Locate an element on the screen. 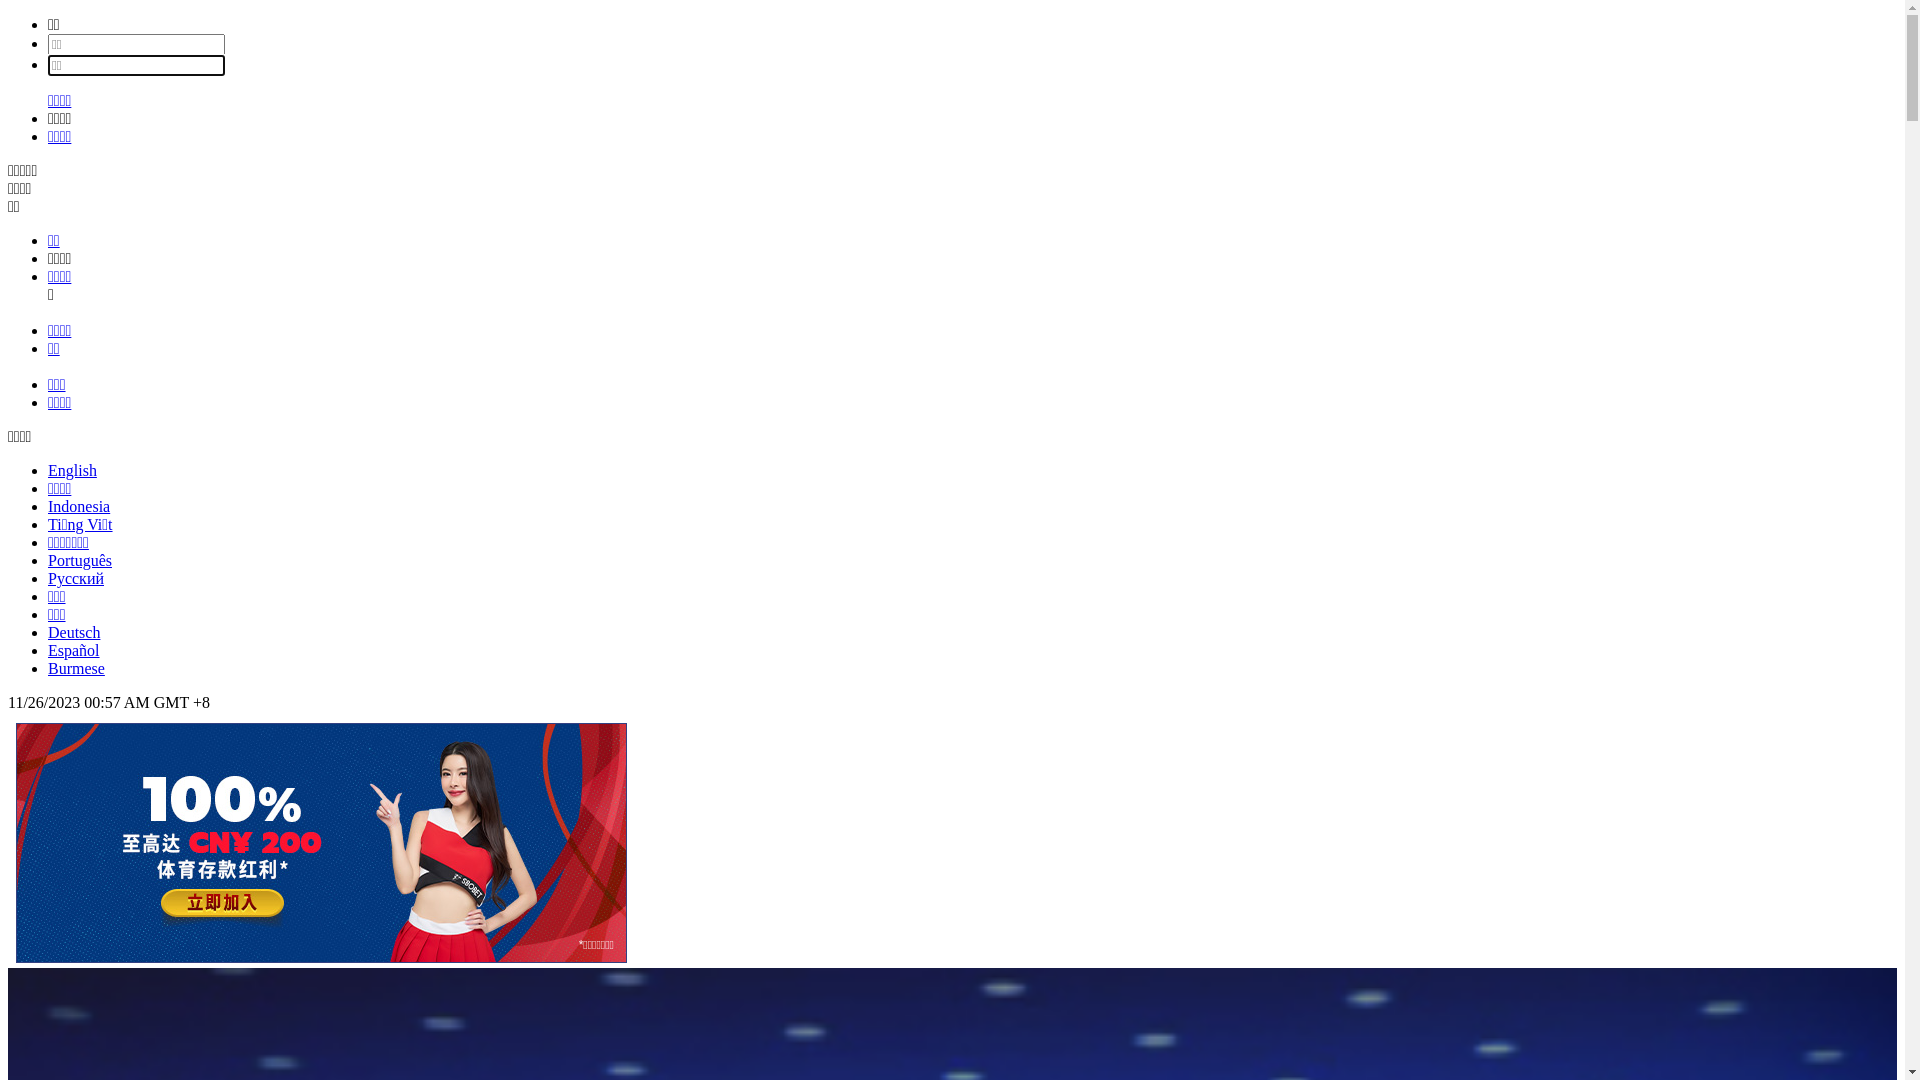 Image resolution: width=1920 pixels, height=1080 pixels. '+' is located at coordinates (197, 701).